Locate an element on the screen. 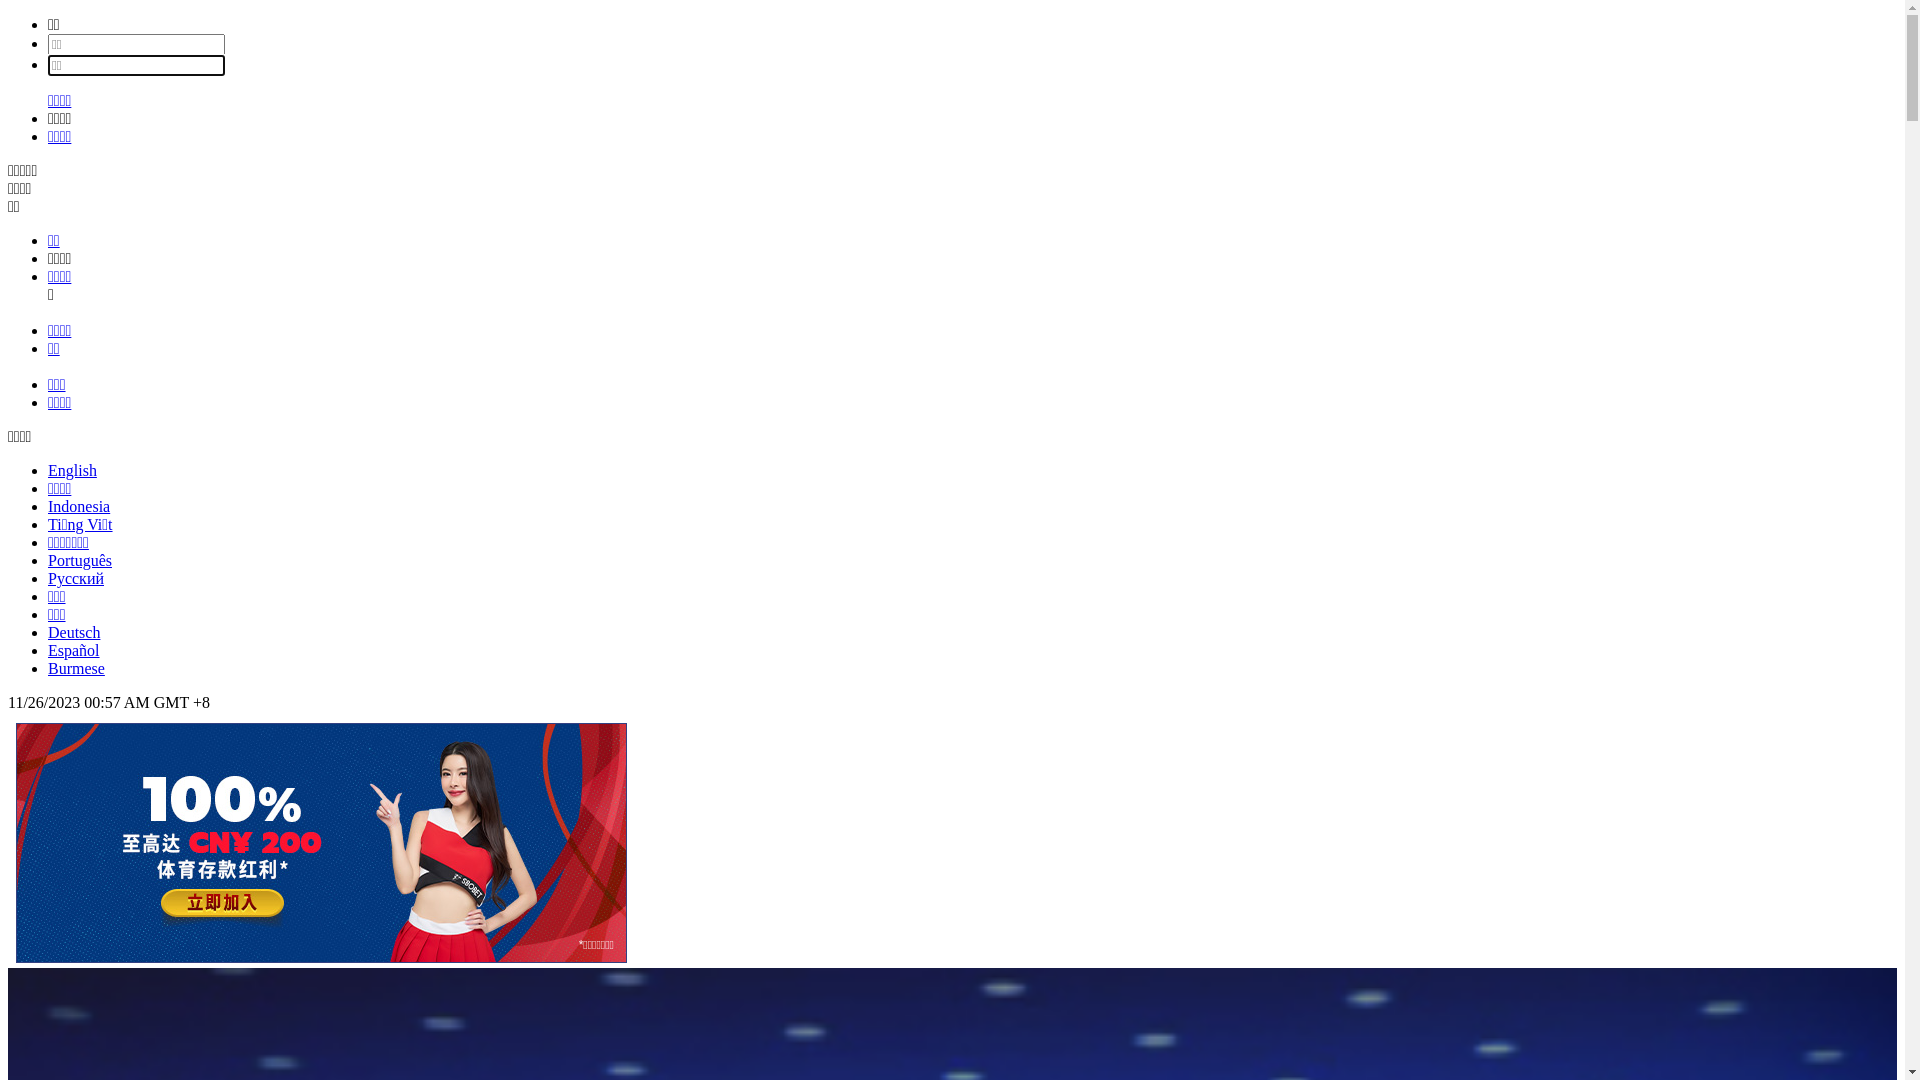 Image resolution: width=1920 pixels, height=1080 pixels. '+' is located at coordinates (197, 701).